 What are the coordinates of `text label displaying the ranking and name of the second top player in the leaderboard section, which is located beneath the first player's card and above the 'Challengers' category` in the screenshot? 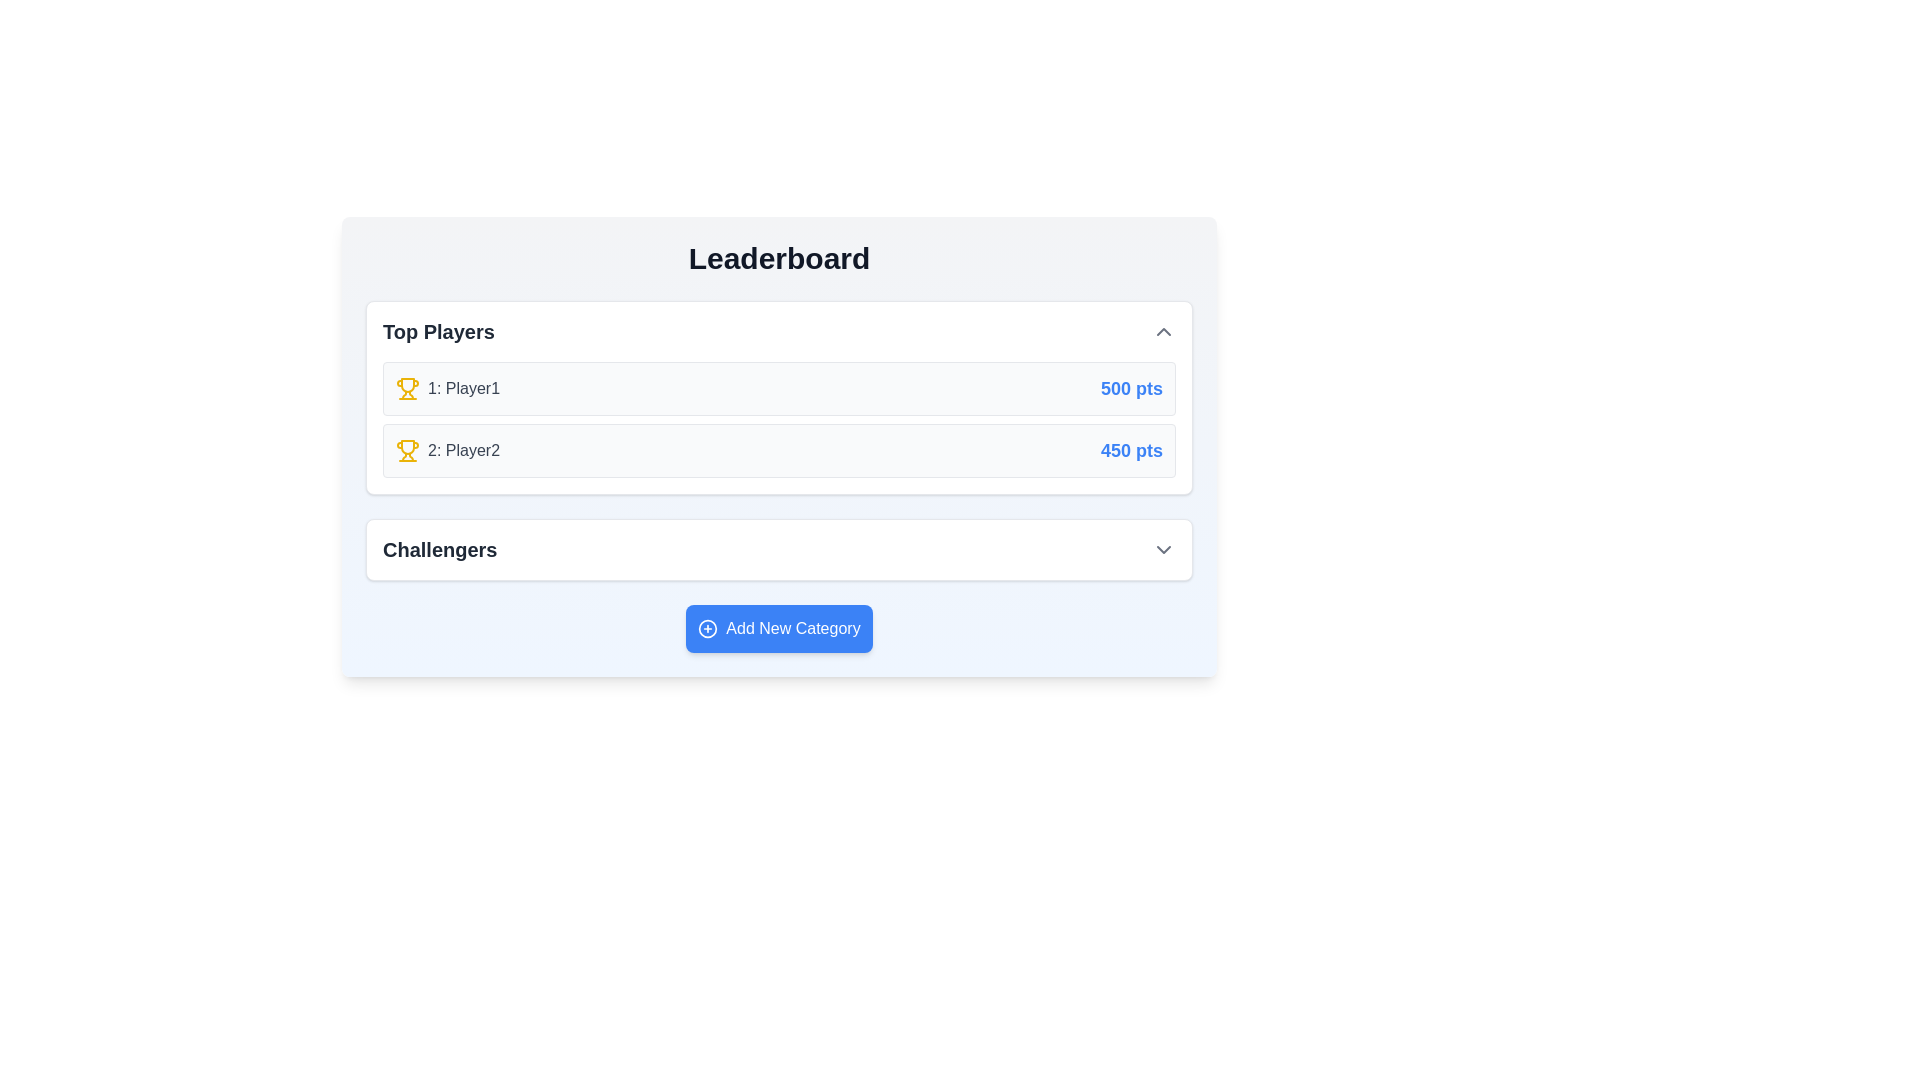 It's located at (446, 451).